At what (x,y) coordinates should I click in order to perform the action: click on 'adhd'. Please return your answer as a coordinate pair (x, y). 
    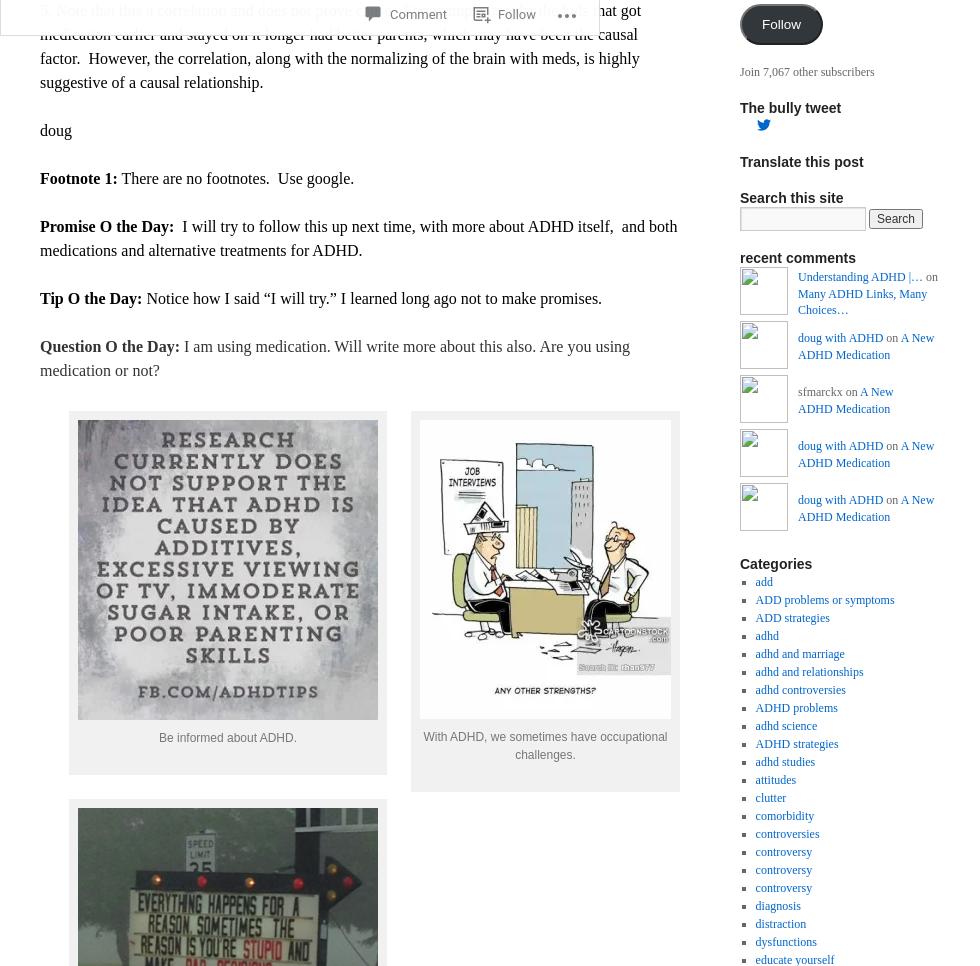
    Looking at the image, I should click on (754, 633).